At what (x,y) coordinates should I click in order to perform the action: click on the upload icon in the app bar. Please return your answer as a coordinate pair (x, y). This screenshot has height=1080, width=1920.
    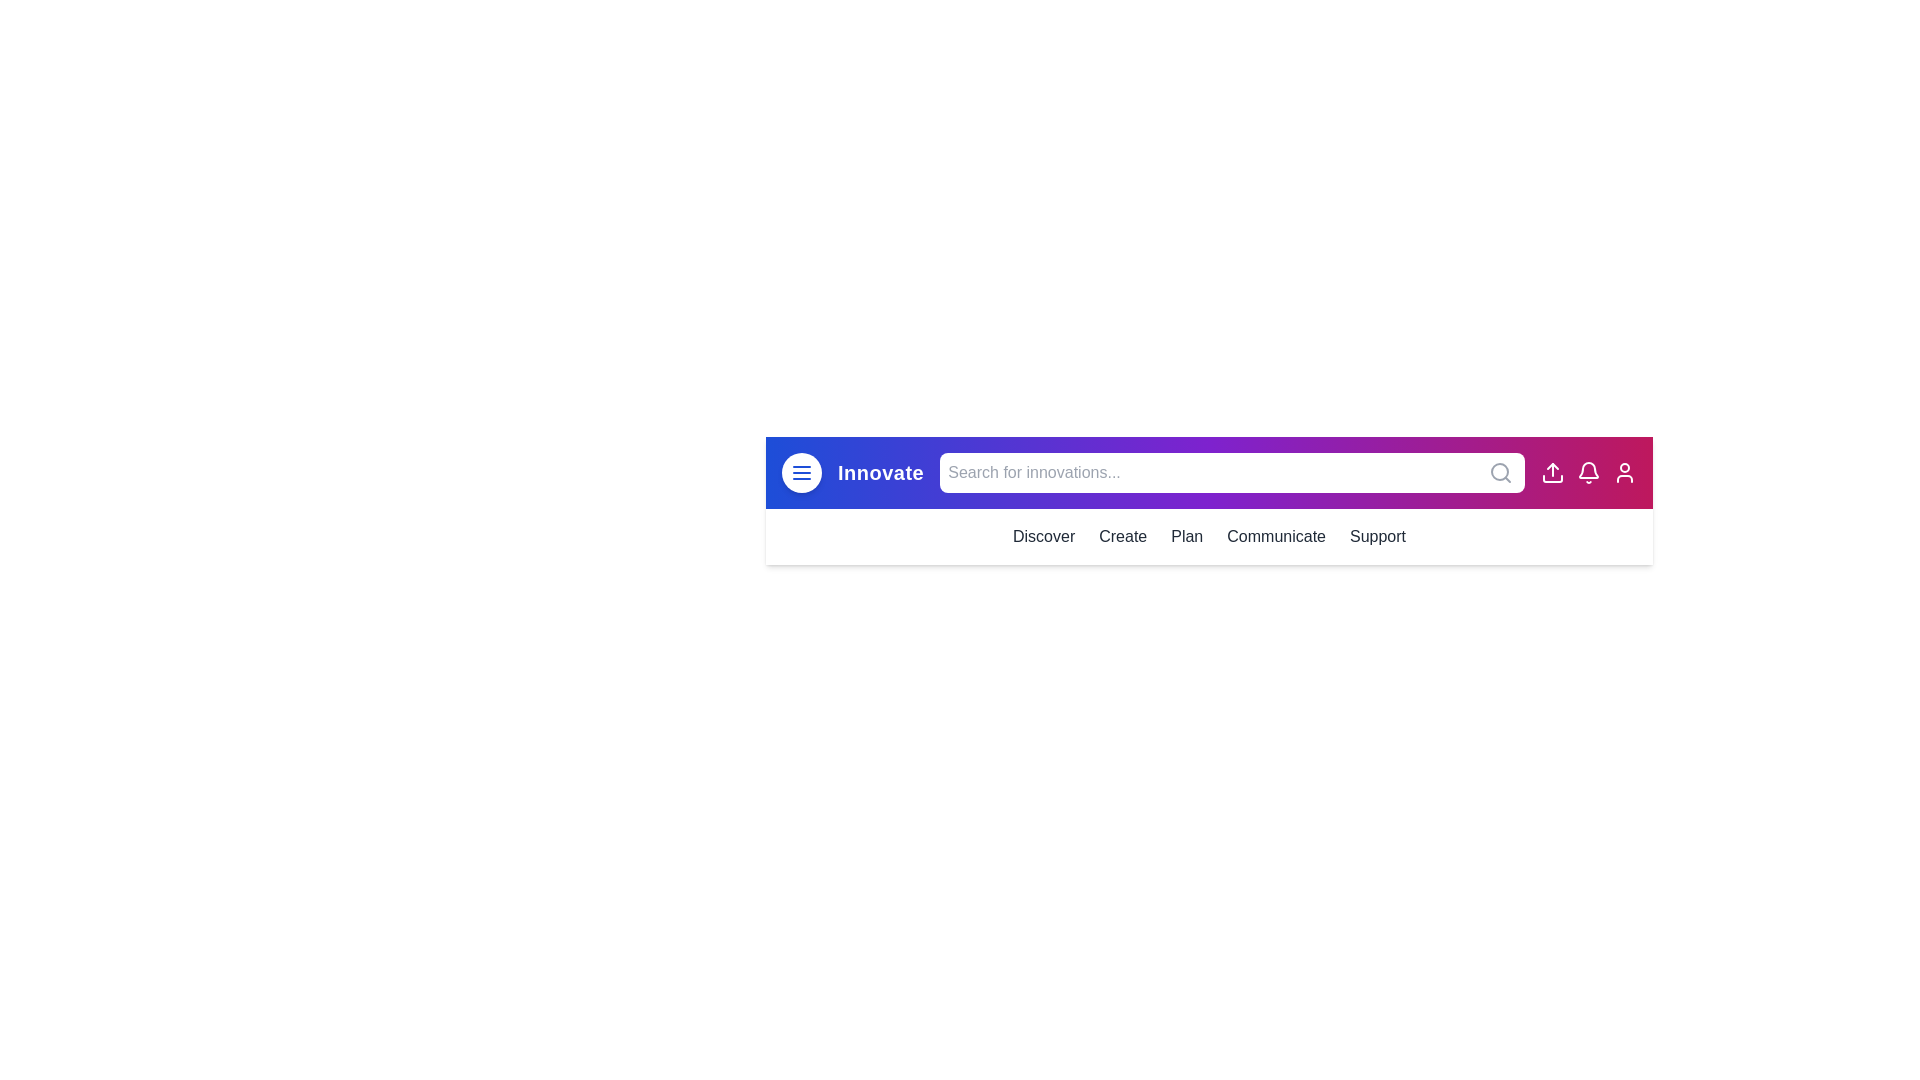
    Looking at the image, I should click on (1552, 473).